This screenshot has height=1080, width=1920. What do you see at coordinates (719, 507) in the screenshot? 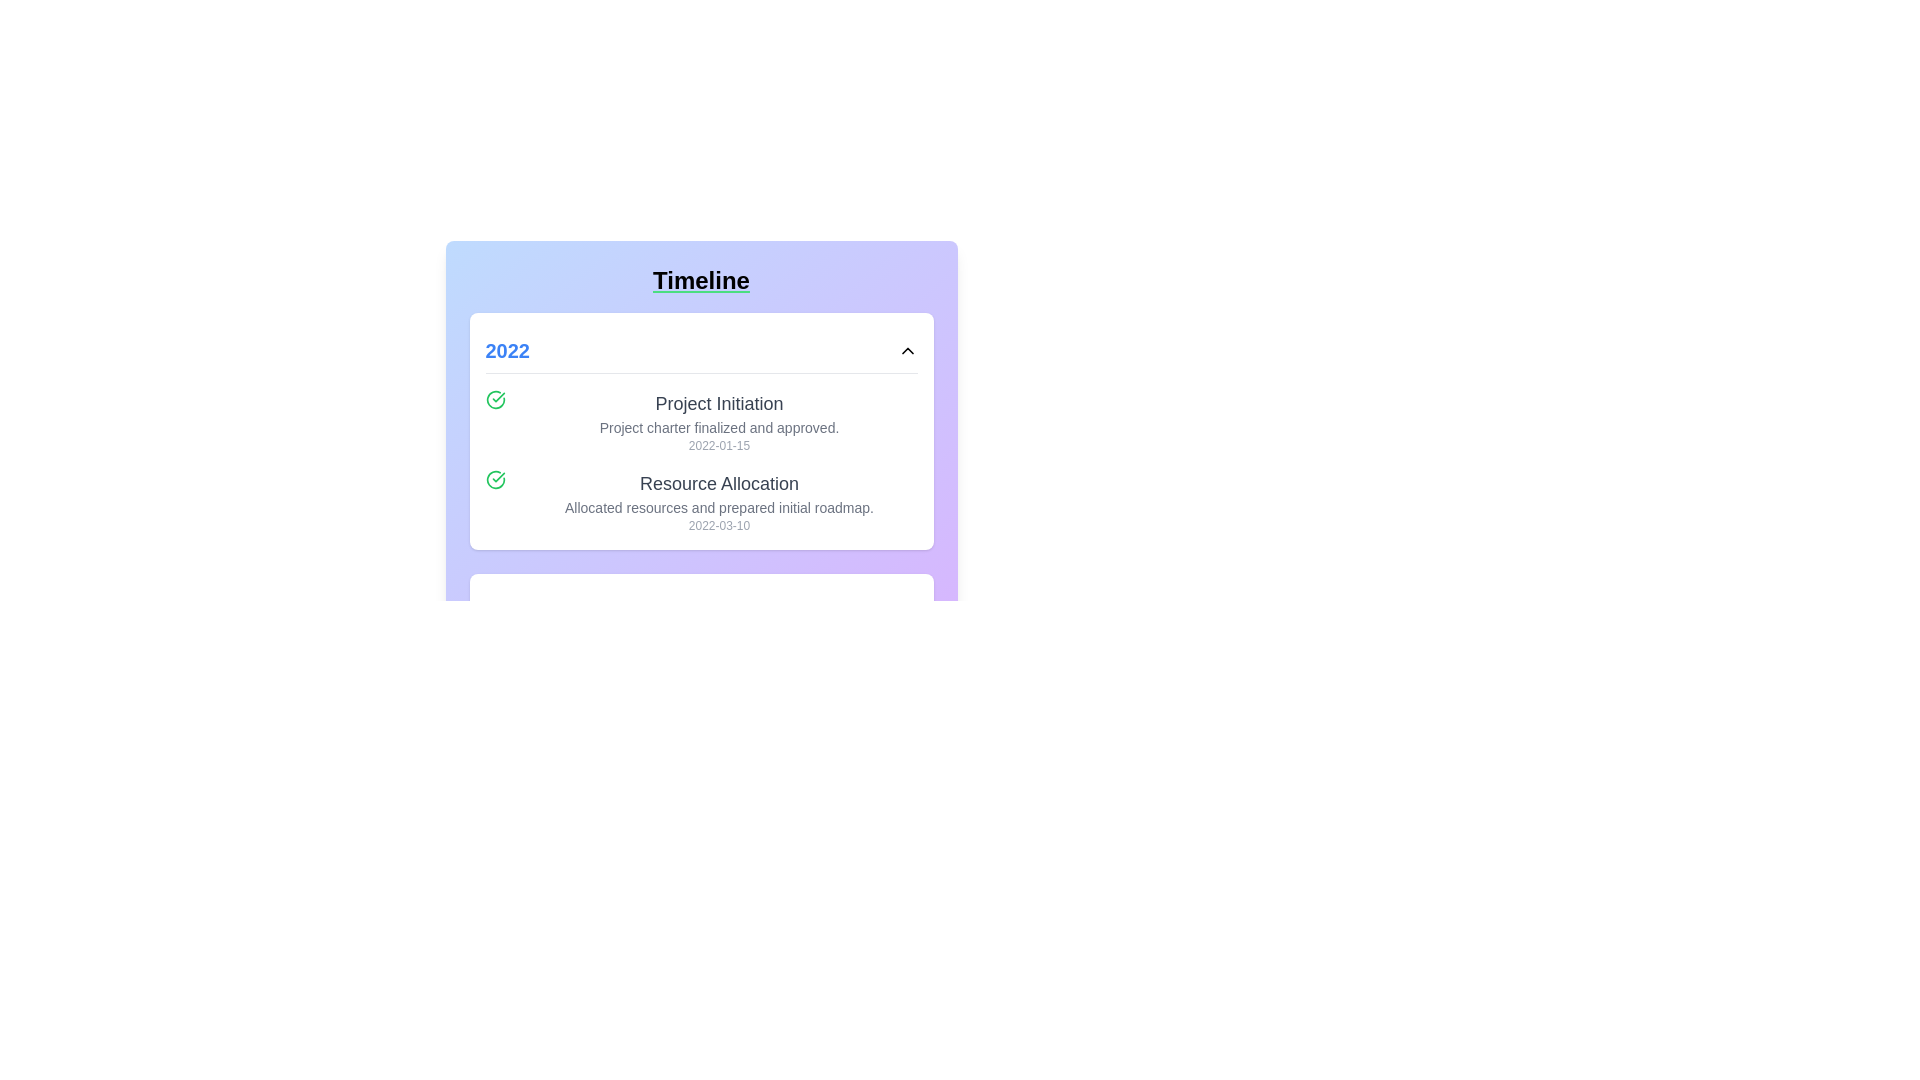
I see `descriptive text label that provides additional details about the 'Resource Allocation' phase, located below the 'Resource Allocation' title and above the '2022-03-10' date` at bounding box center [719, 507].